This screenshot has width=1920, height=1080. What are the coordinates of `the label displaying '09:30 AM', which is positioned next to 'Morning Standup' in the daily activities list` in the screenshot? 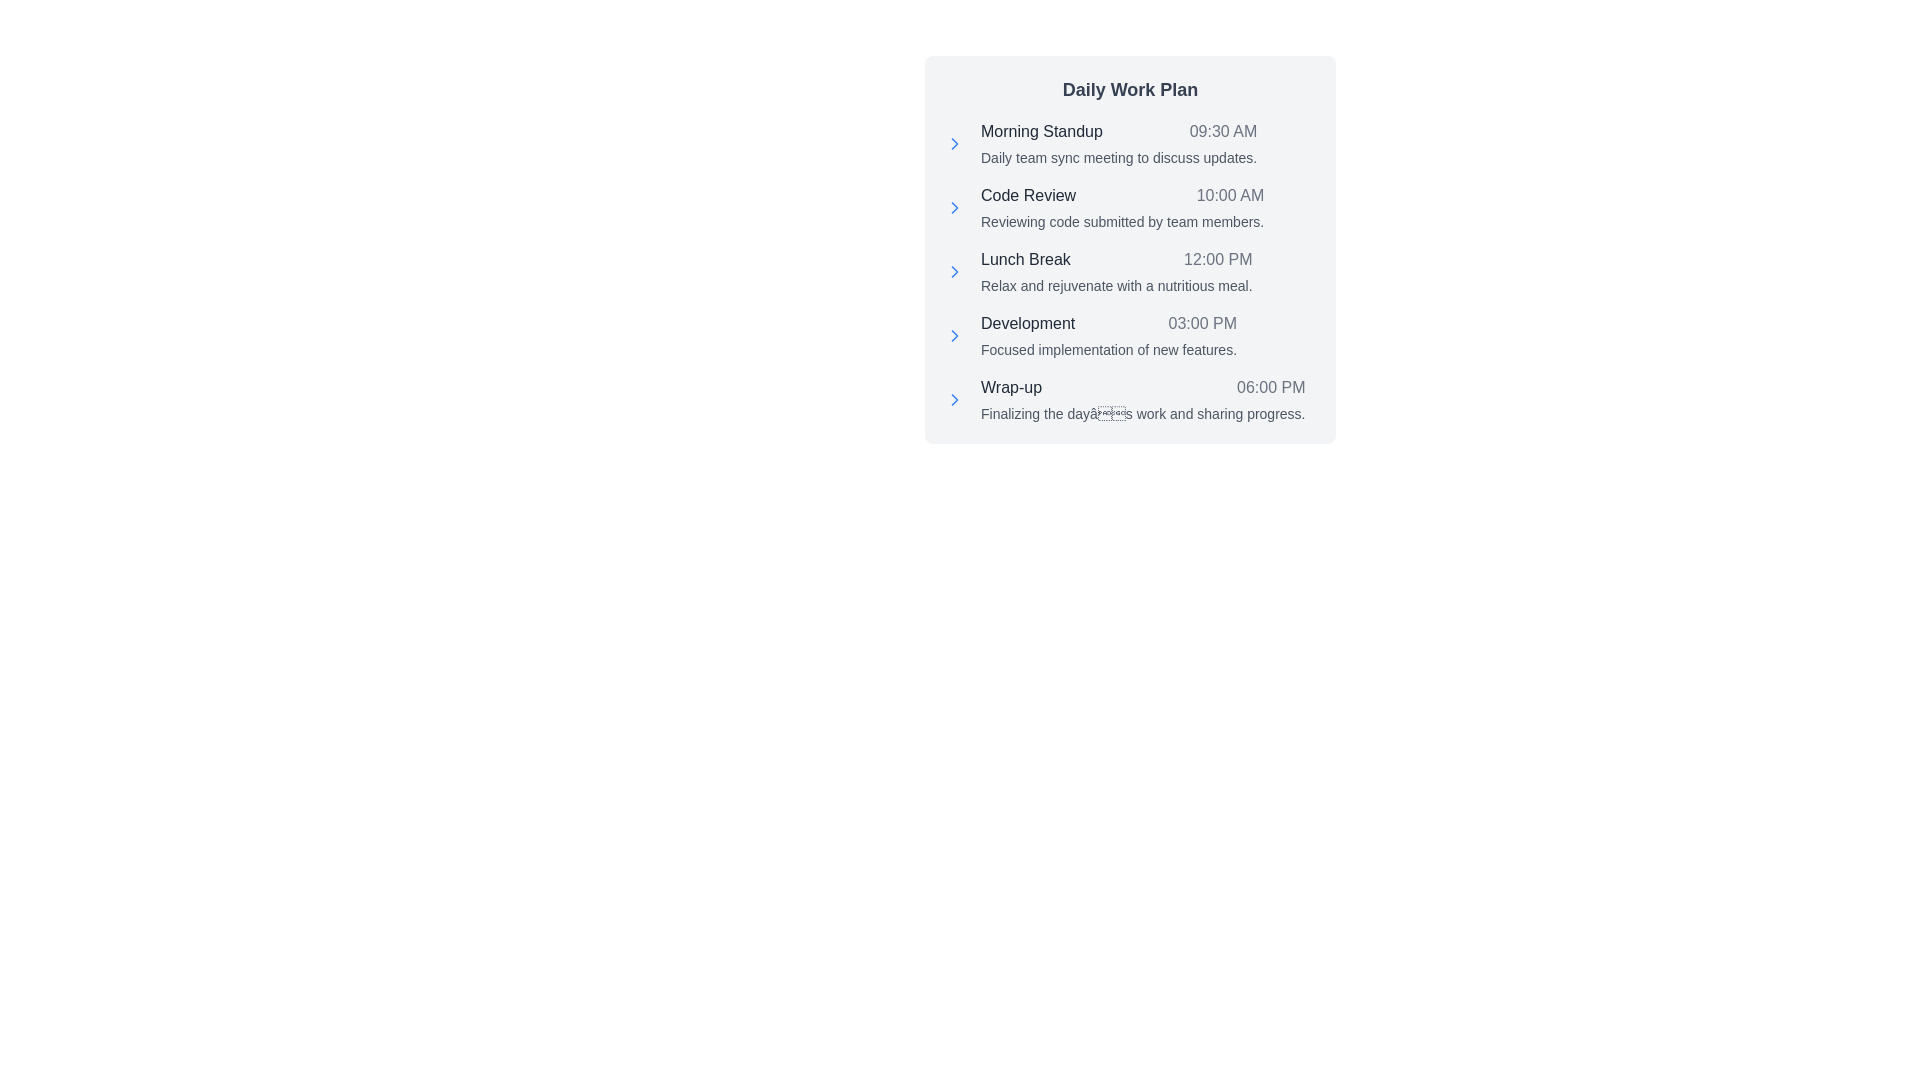 It's located at (1222, 131).